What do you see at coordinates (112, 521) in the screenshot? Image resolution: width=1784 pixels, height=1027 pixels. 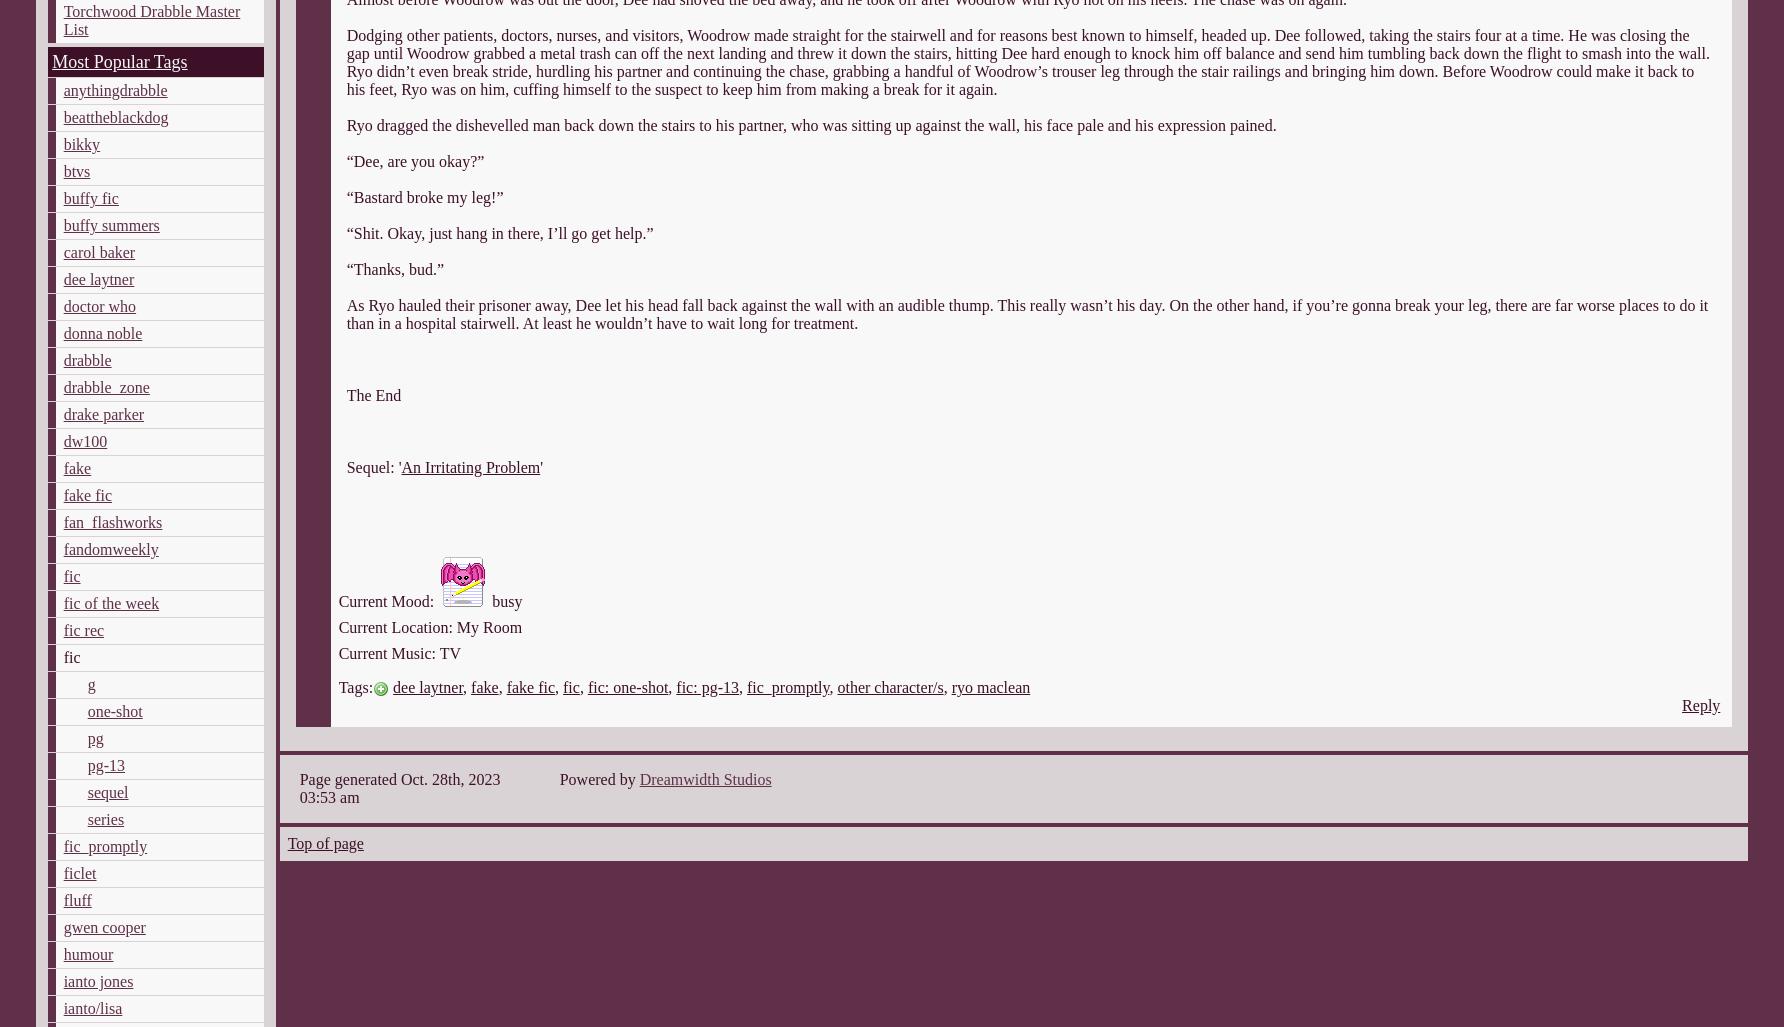 I see `'fan_flashworks'` at bounding box center [112, 521].